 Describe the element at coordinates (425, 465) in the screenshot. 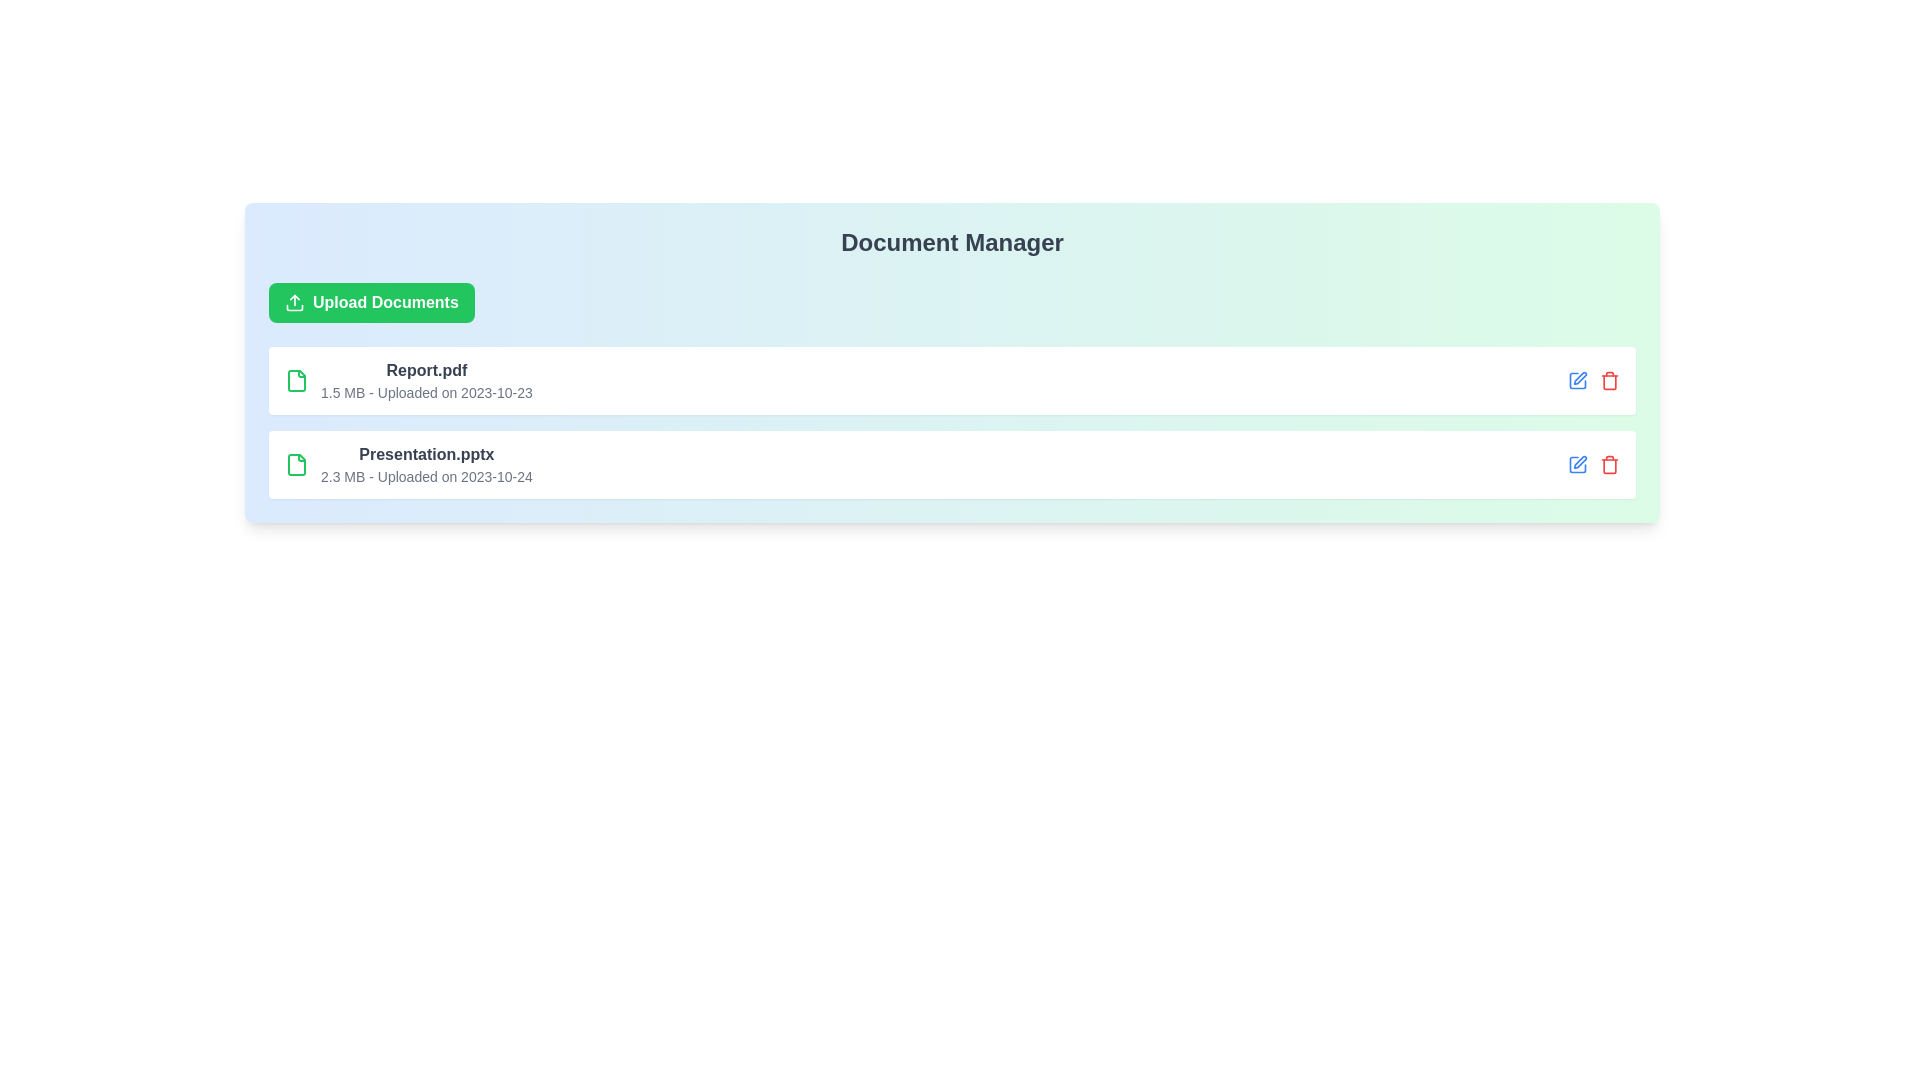

I see `informational text display about the file 'Presentation.pptx', which is the second entry in the list of documents, located below 'Report.pdf'` at that location.